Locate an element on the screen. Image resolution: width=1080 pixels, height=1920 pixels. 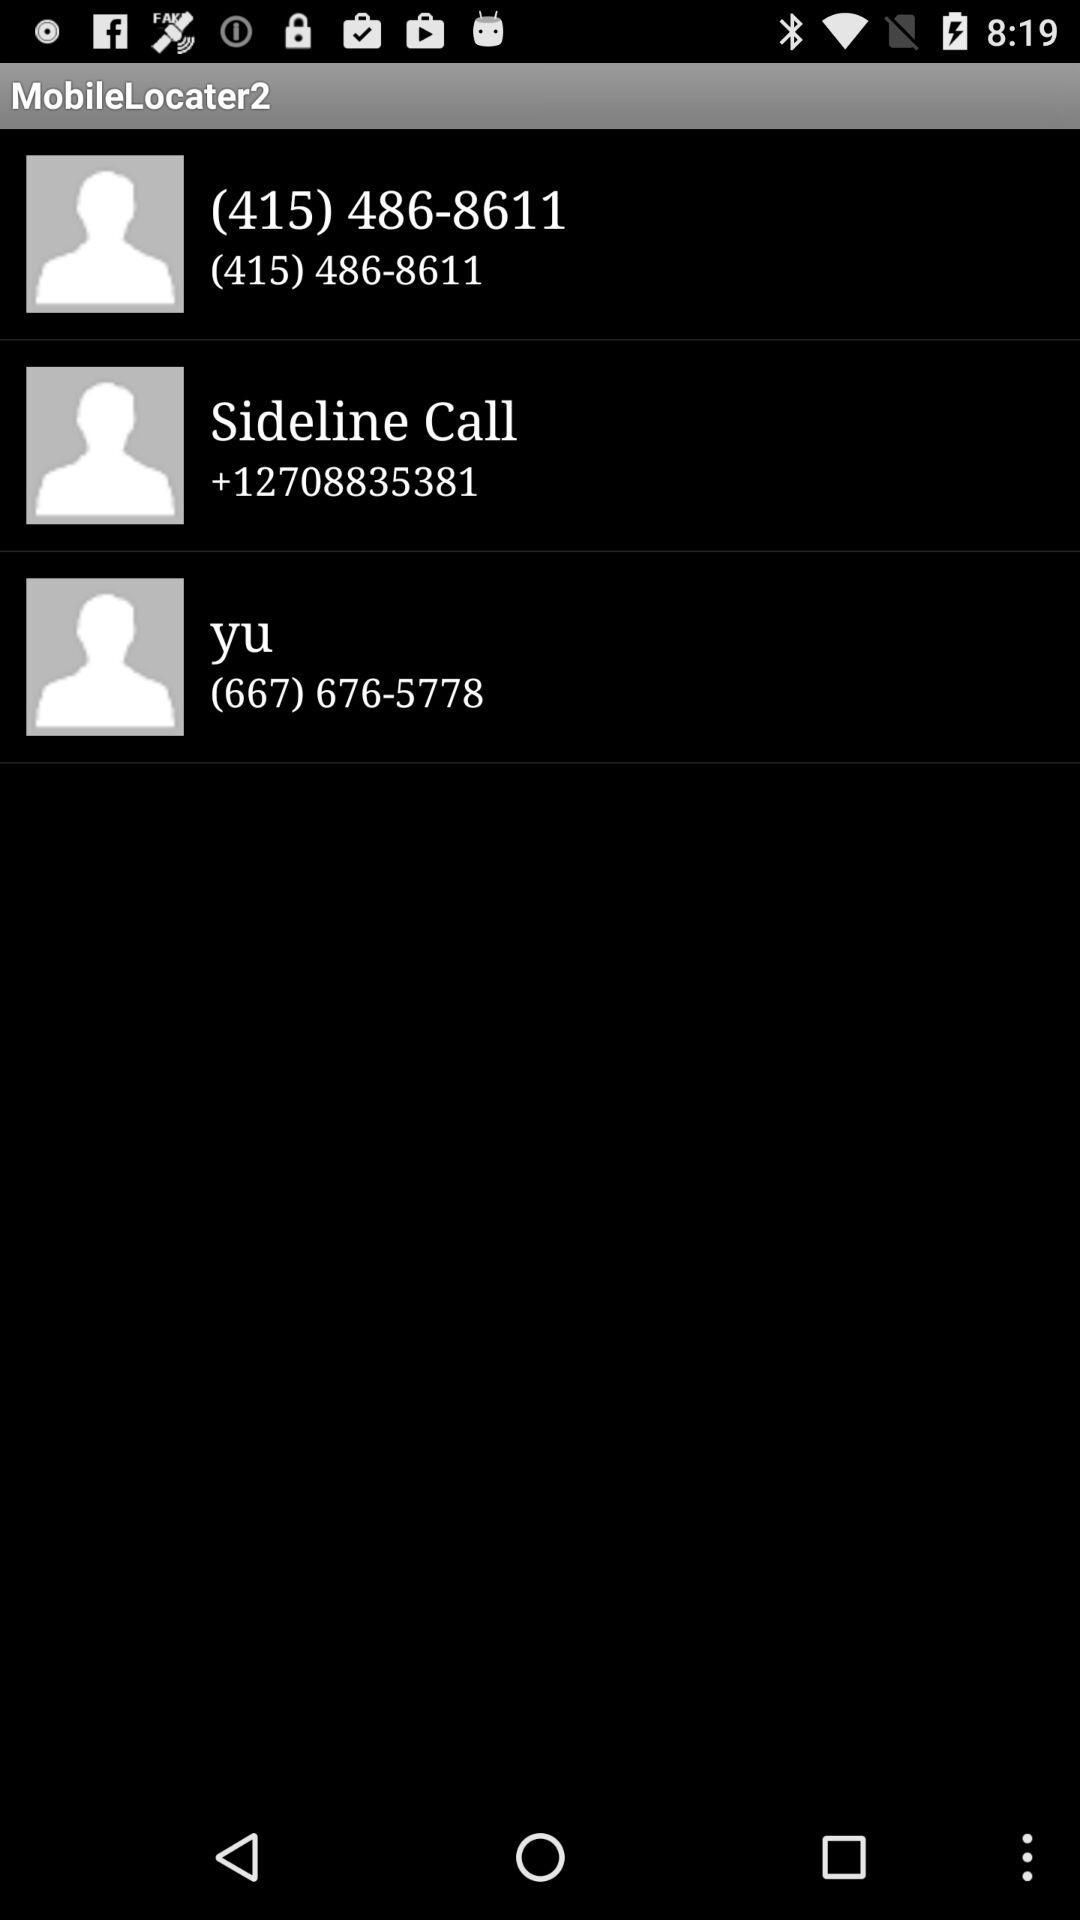
item below sideline call item is located at coordinates (631, 480).